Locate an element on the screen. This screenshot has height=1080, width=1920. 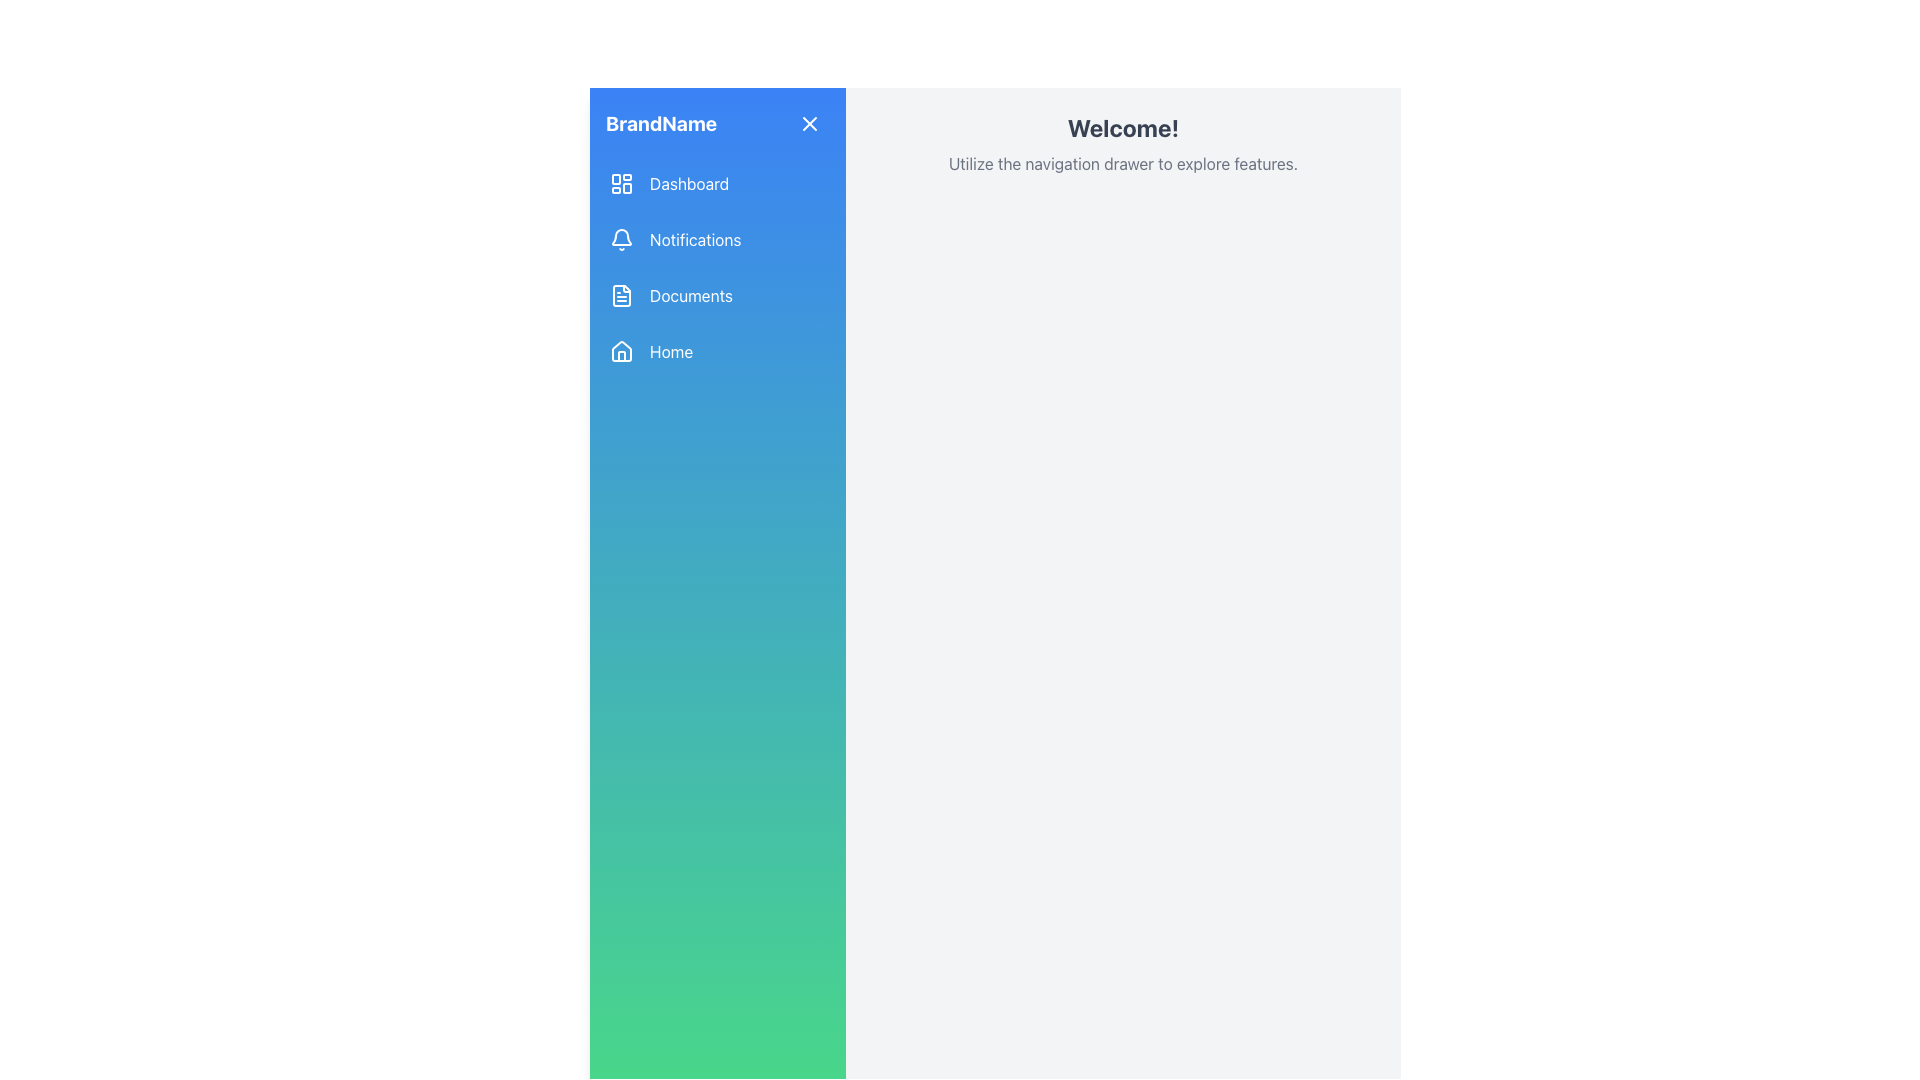
the static text element that serves as a header or welcome message, positioned centrally at the top of the content area, to the right of the navigation drawer is located at coordinates (1123, 127).